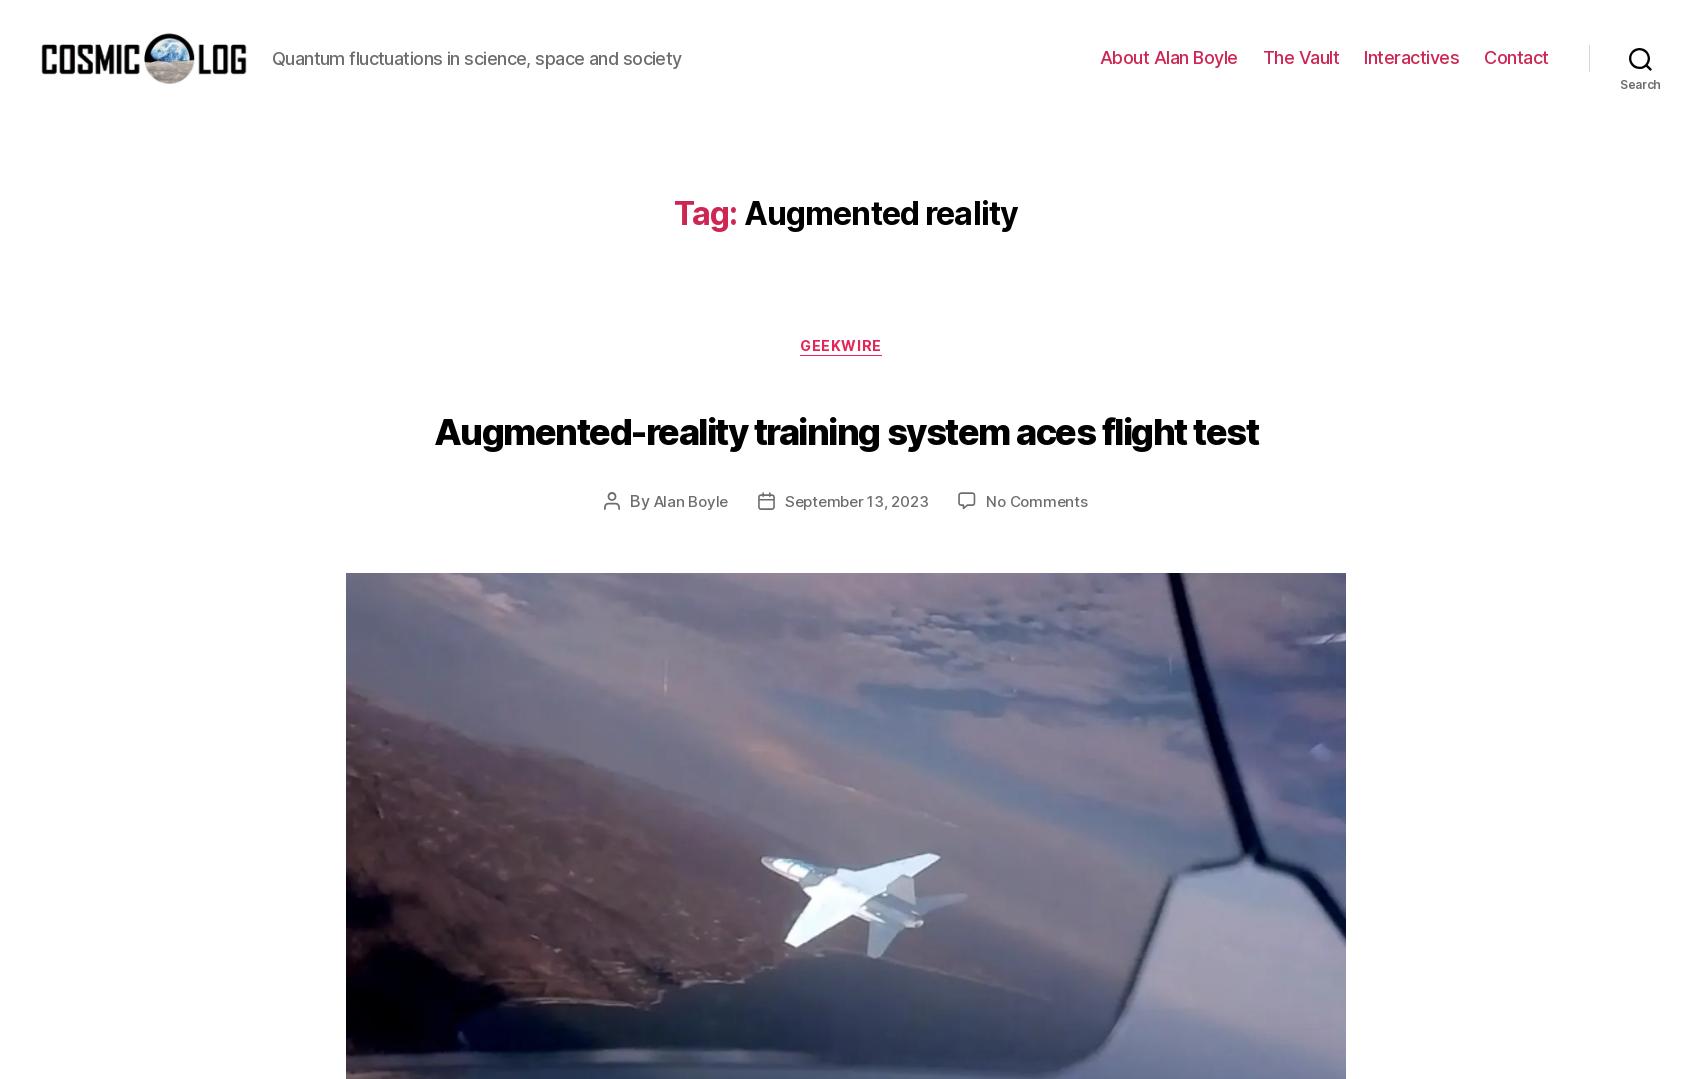 The image size is (1692, 1079). What do you see at coordinates (837, 151) in the screenshot?
I see `'Maryland Blended Reality Center'` at bounding box center [837, 151].